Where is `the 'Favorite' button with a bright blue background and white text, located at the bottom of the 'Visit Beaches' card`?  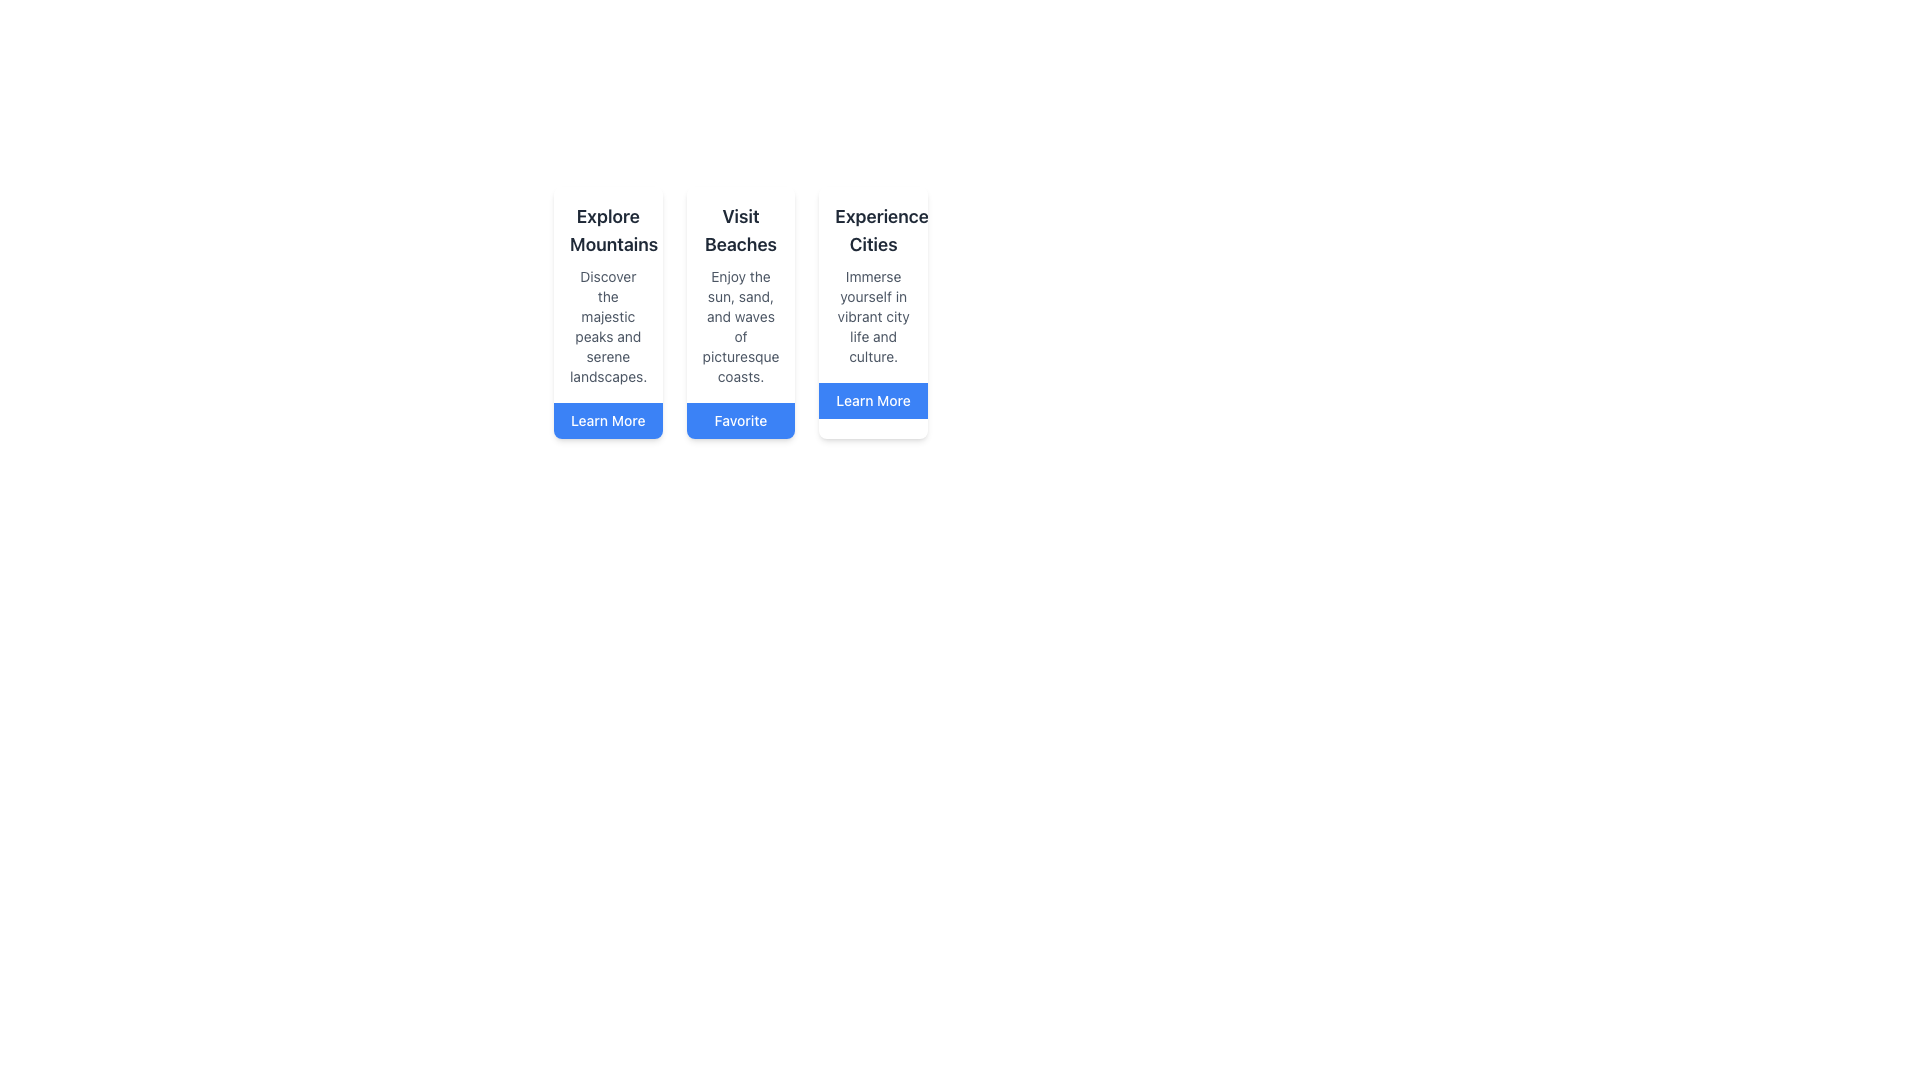 the 'Favorite' button with a bright blue background and white text, located at the bottom of the 'Visit Beaches' card is located at coordinates (739, 419).